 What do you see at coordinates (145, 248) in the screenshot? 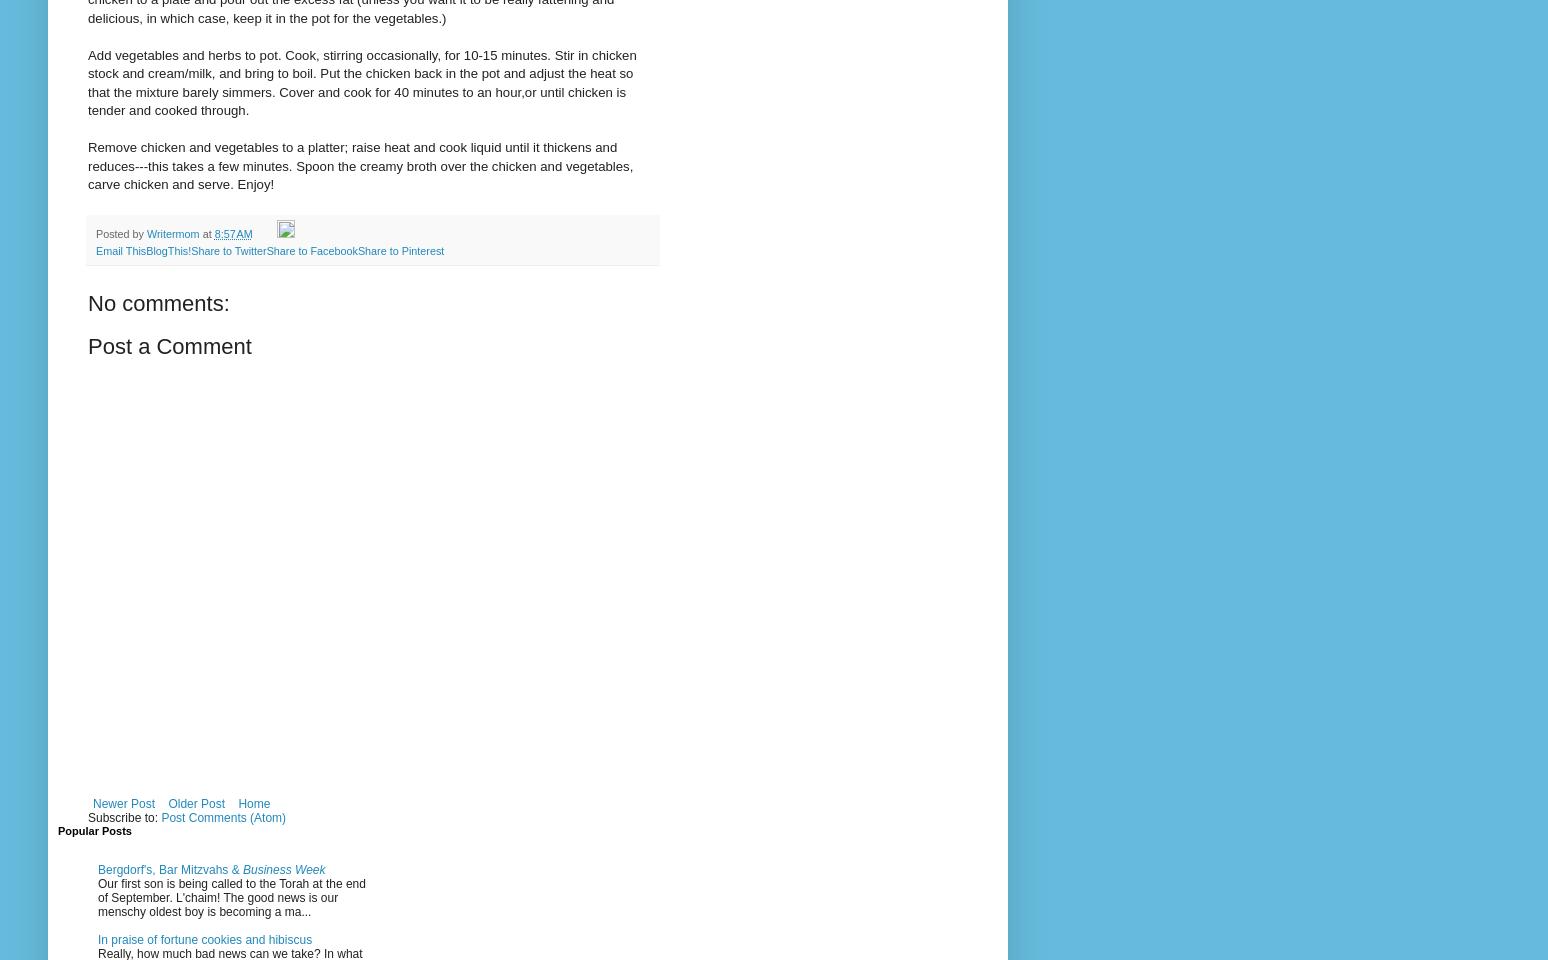
I see `'BlogThis!'` at bounding box center [145, 248].